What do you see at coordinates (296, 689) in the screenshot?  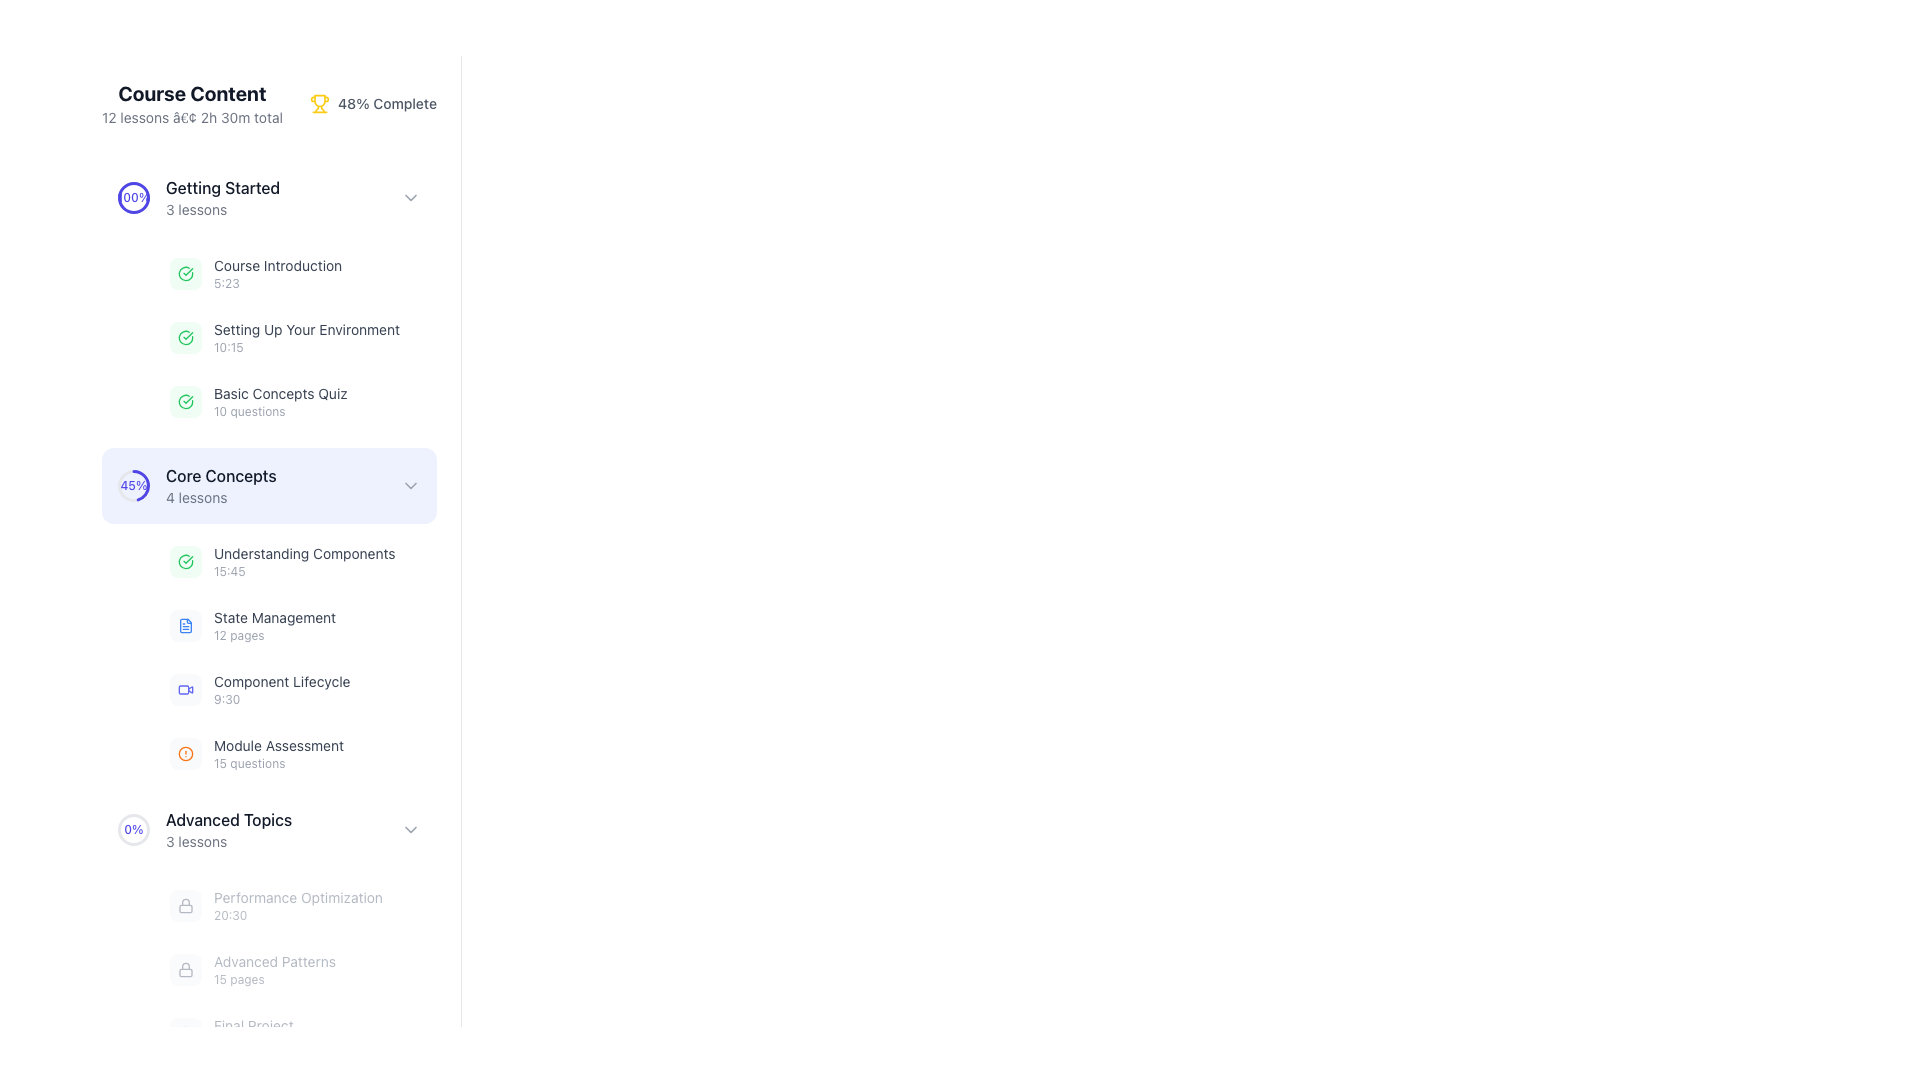 I see `the interactive list item titled 'Component Lifecycle'` at bounding box center [296, 689].